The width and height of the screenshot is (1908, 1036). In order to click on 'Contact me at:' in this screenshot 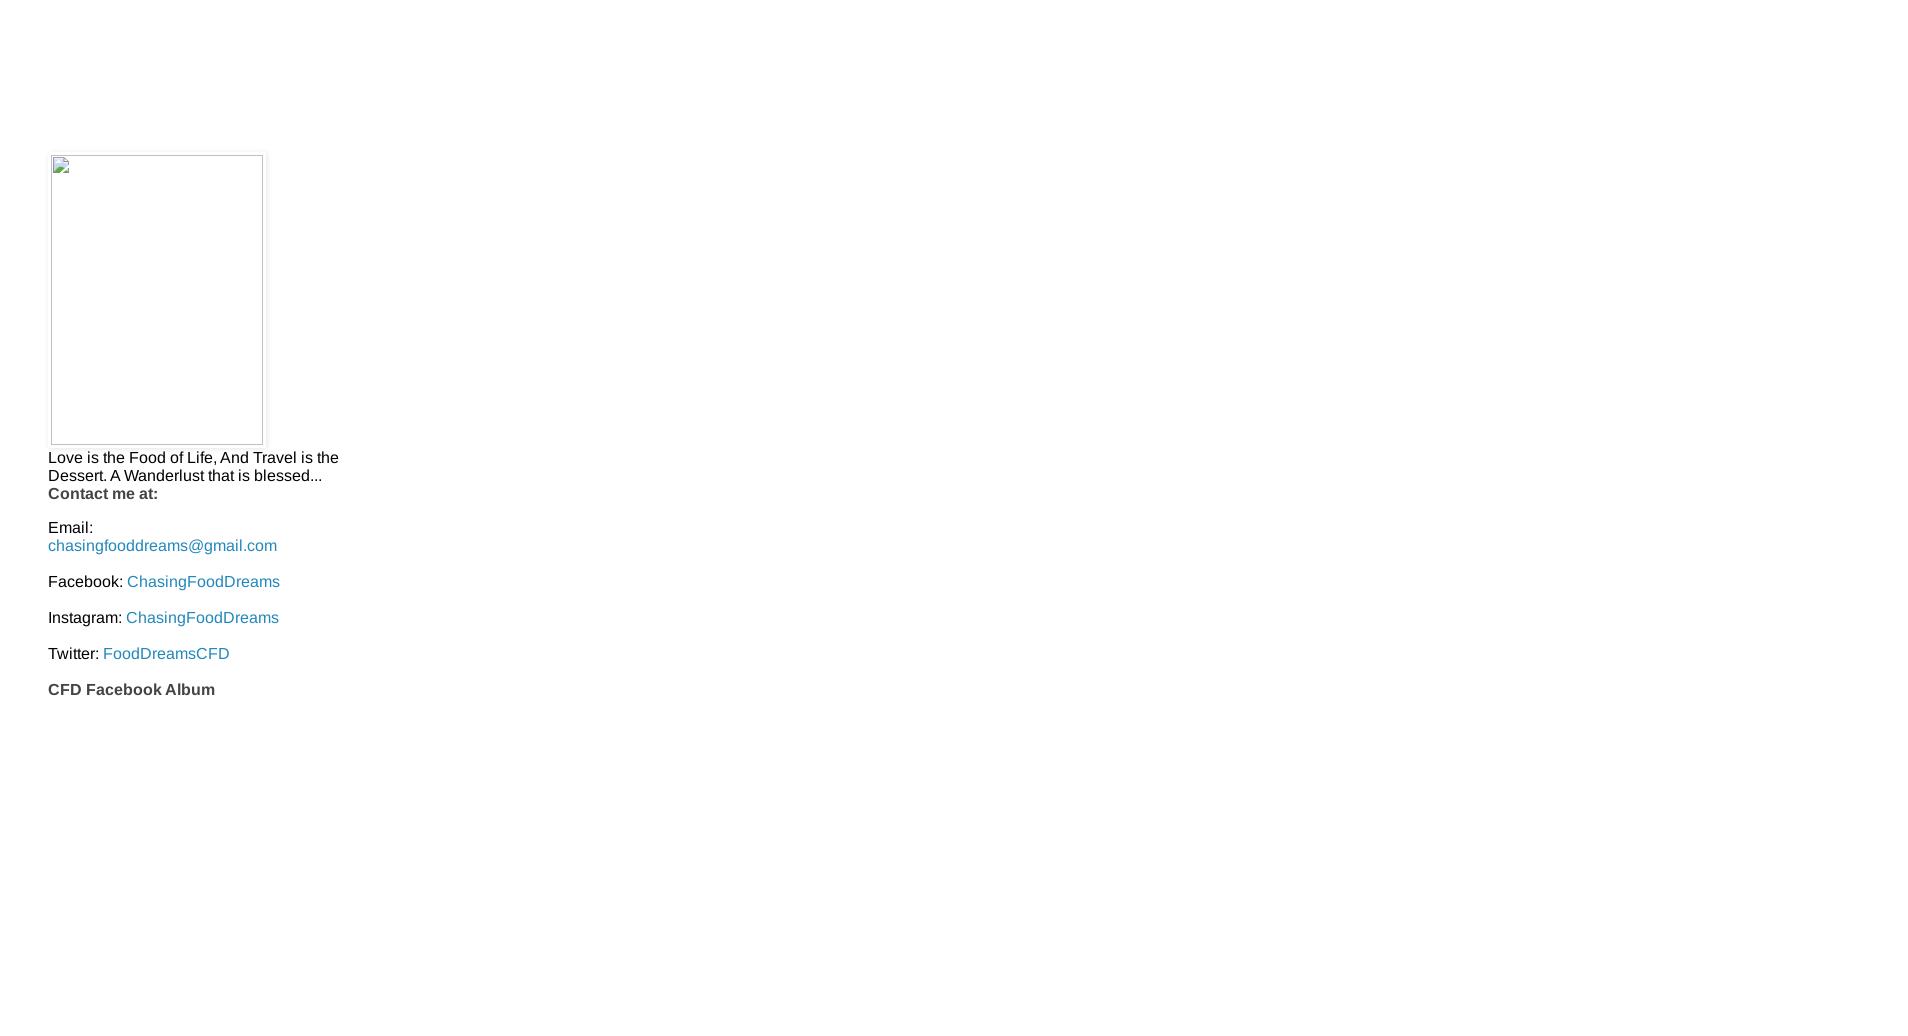, I will do `click(102, 492)`.